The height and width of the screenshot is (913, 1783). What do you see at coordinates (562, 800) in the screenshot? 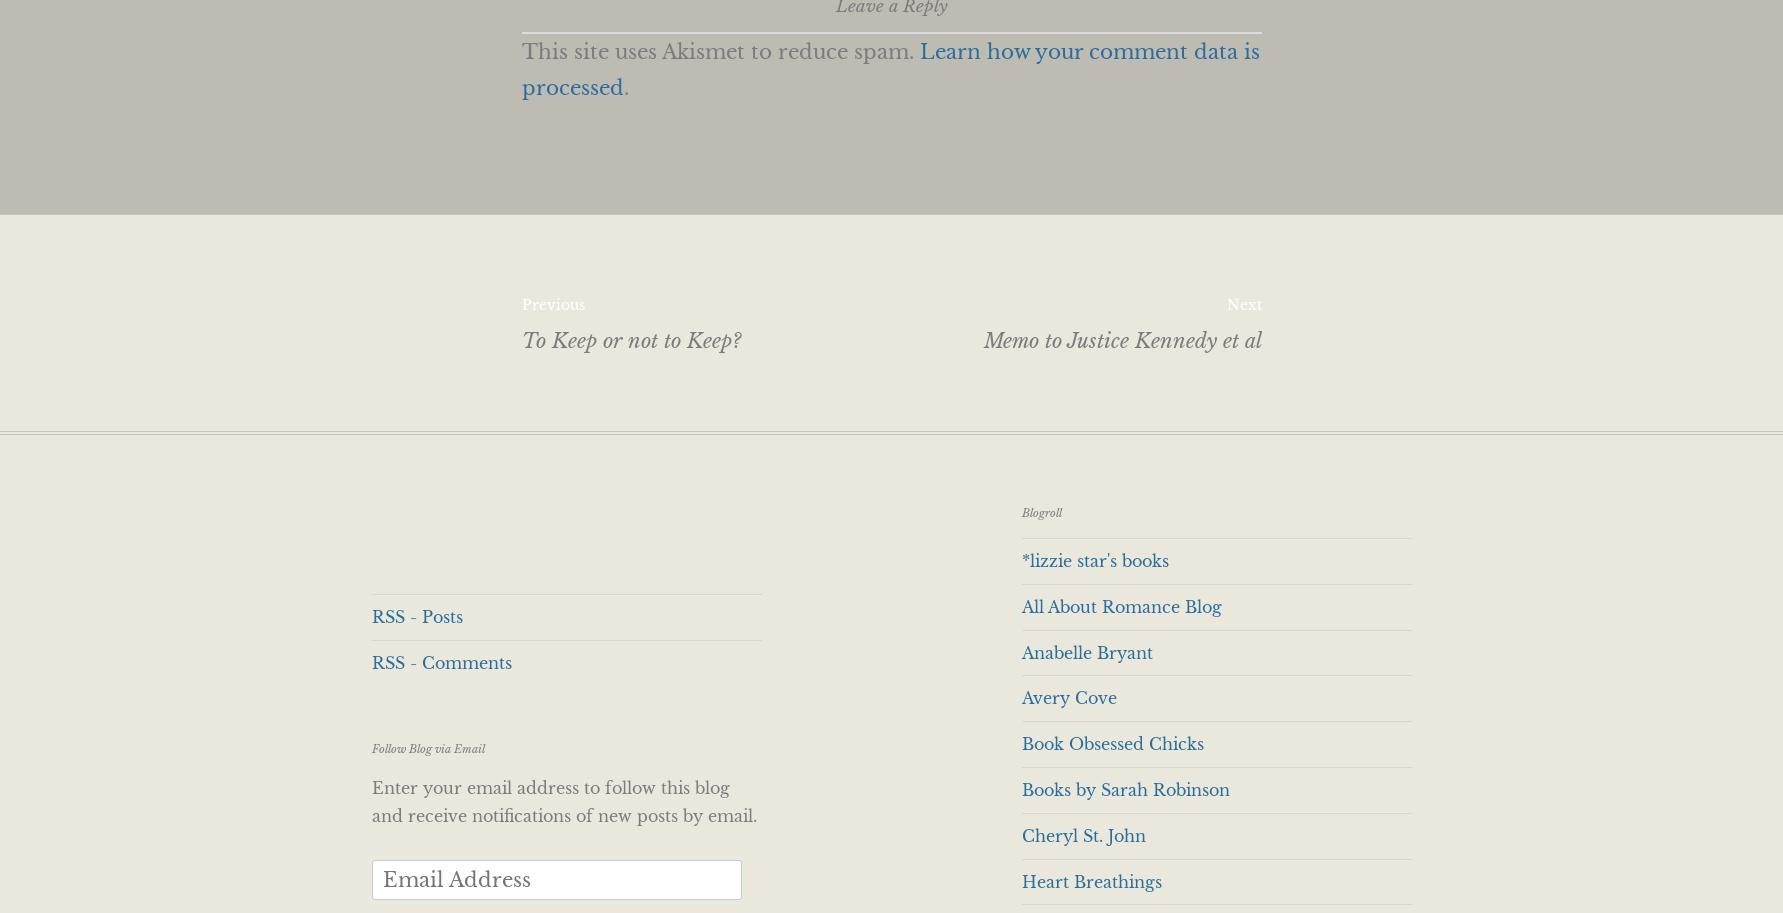
I see `'Enter your email address to follow this blog and receive notifications of new posts by email.'` at bounding box center [562, 800].